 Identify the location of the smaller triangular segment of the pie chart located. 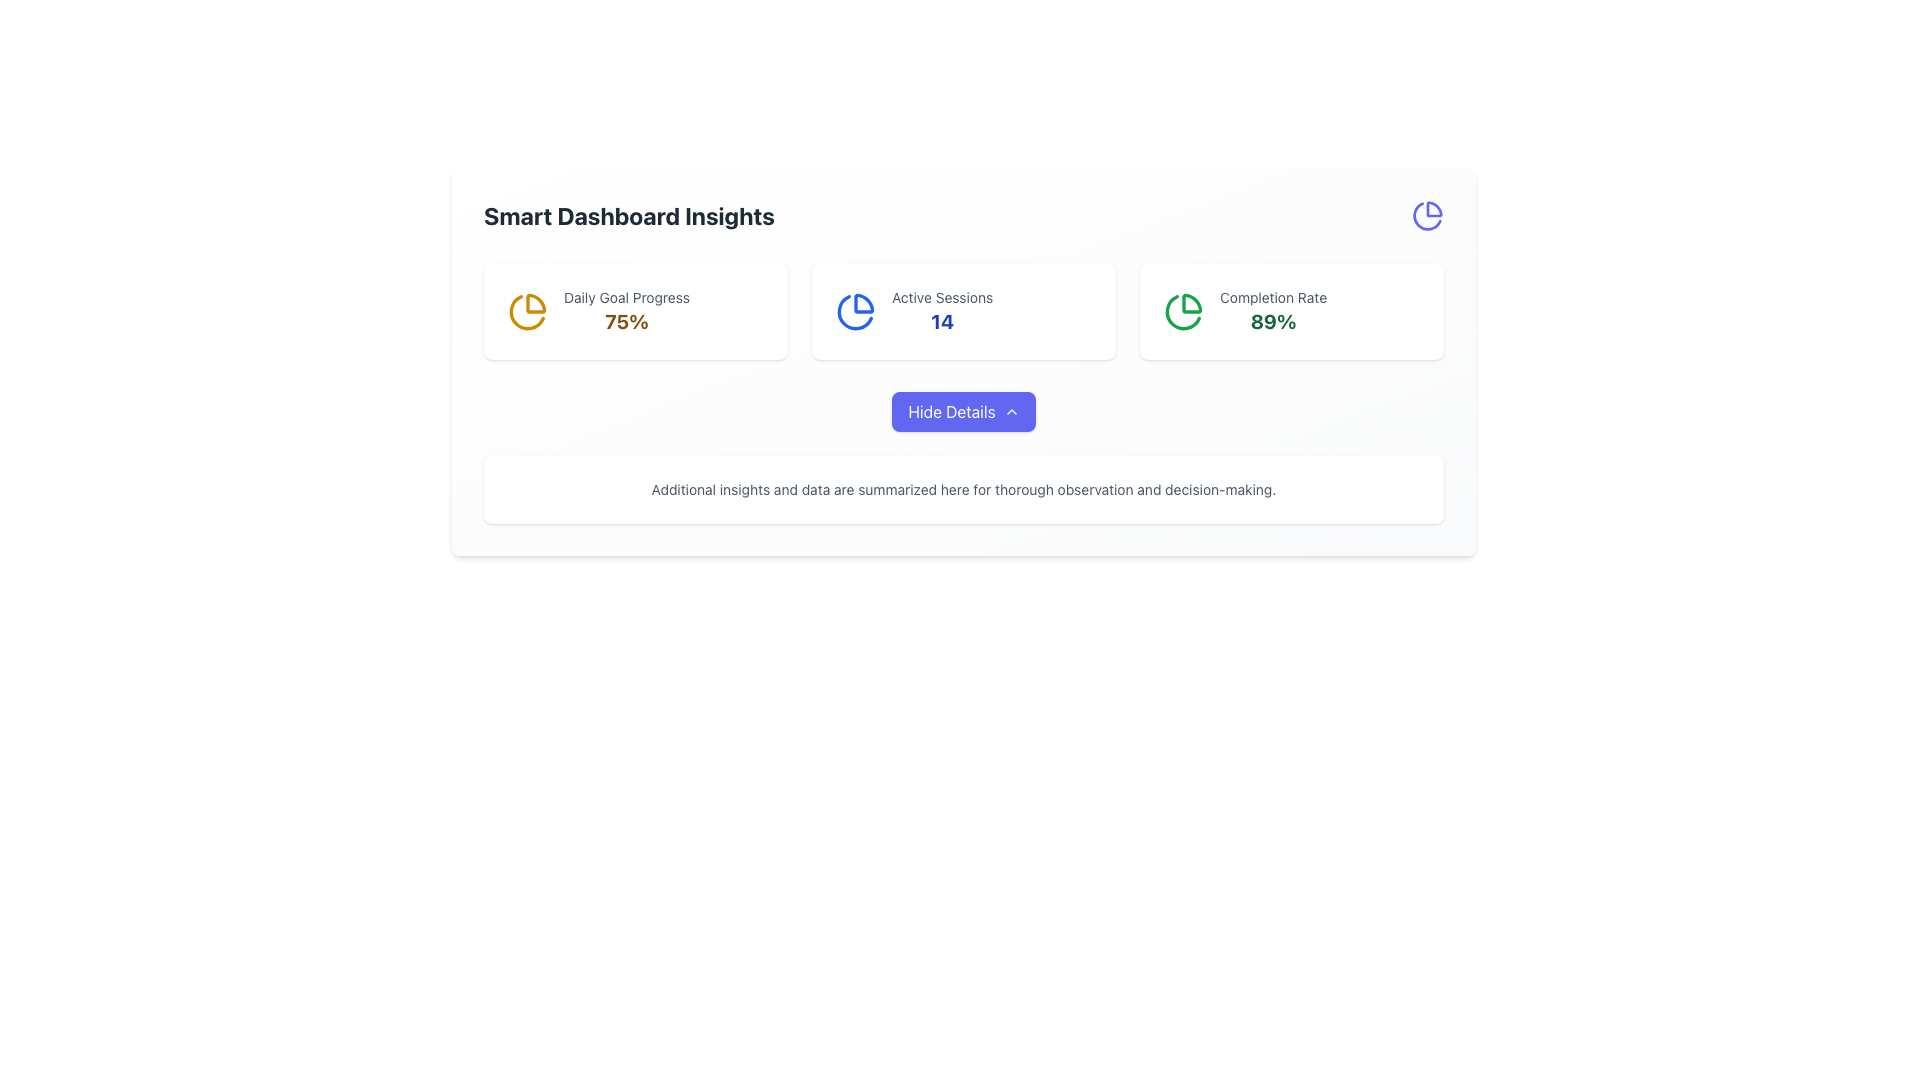
(1192, 303).